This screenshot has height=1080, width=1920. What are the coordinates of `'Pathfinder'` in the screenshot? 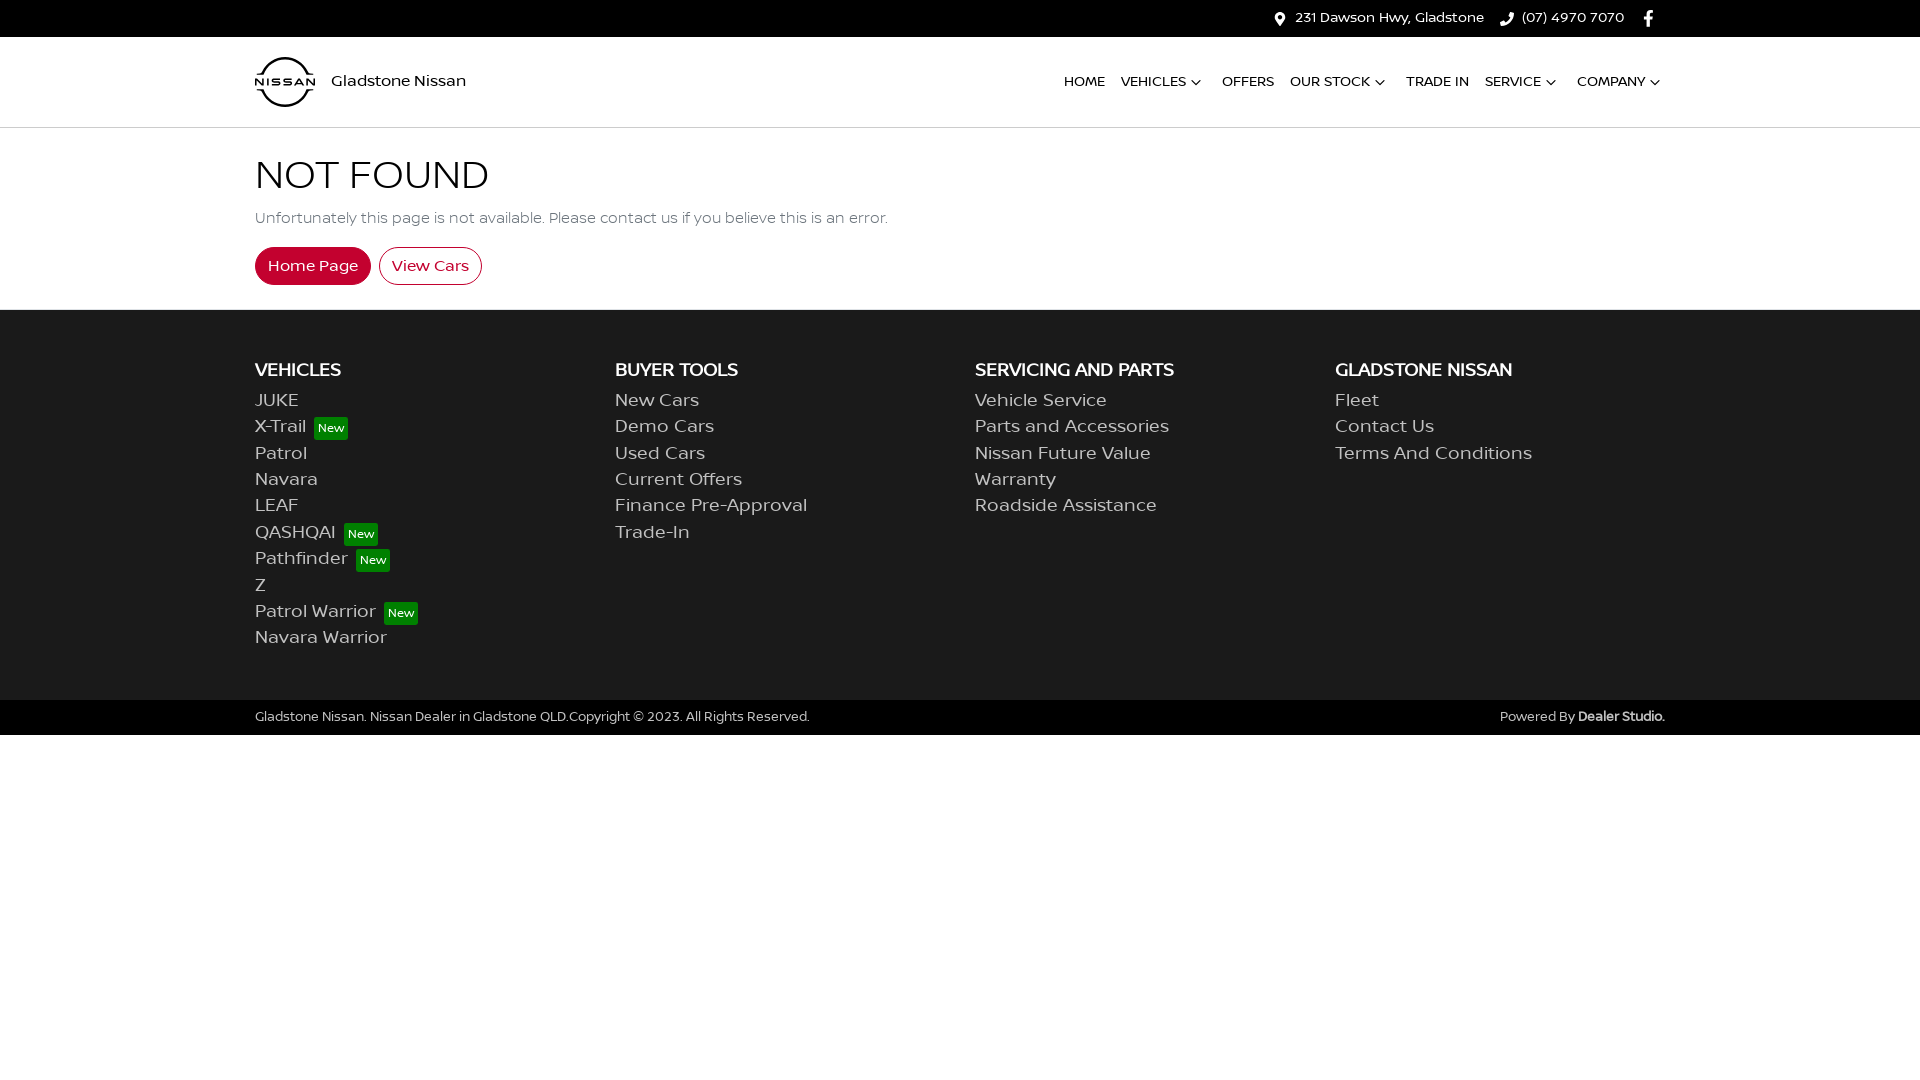 It's located at (322, 559).